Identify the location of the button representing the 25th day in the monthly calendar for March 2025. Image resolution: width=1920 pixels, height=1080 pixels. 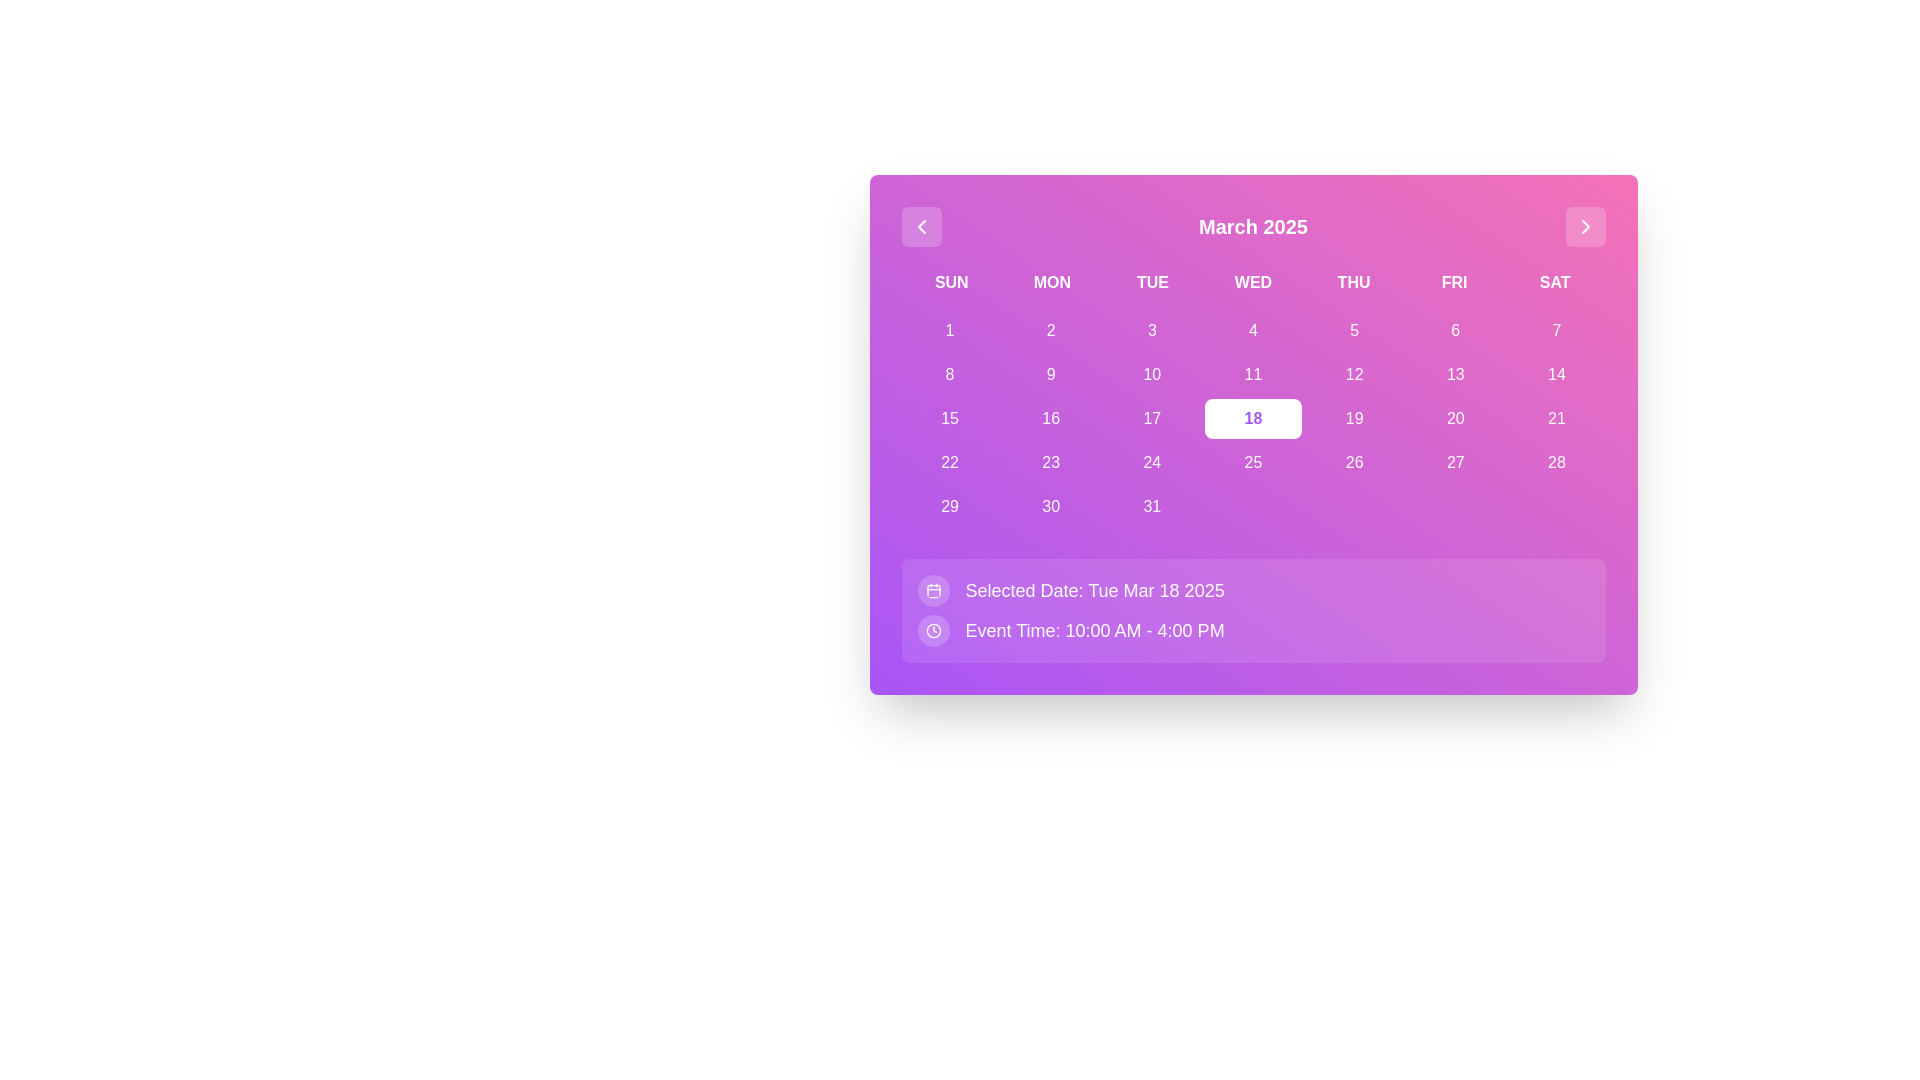
(1252, 462).